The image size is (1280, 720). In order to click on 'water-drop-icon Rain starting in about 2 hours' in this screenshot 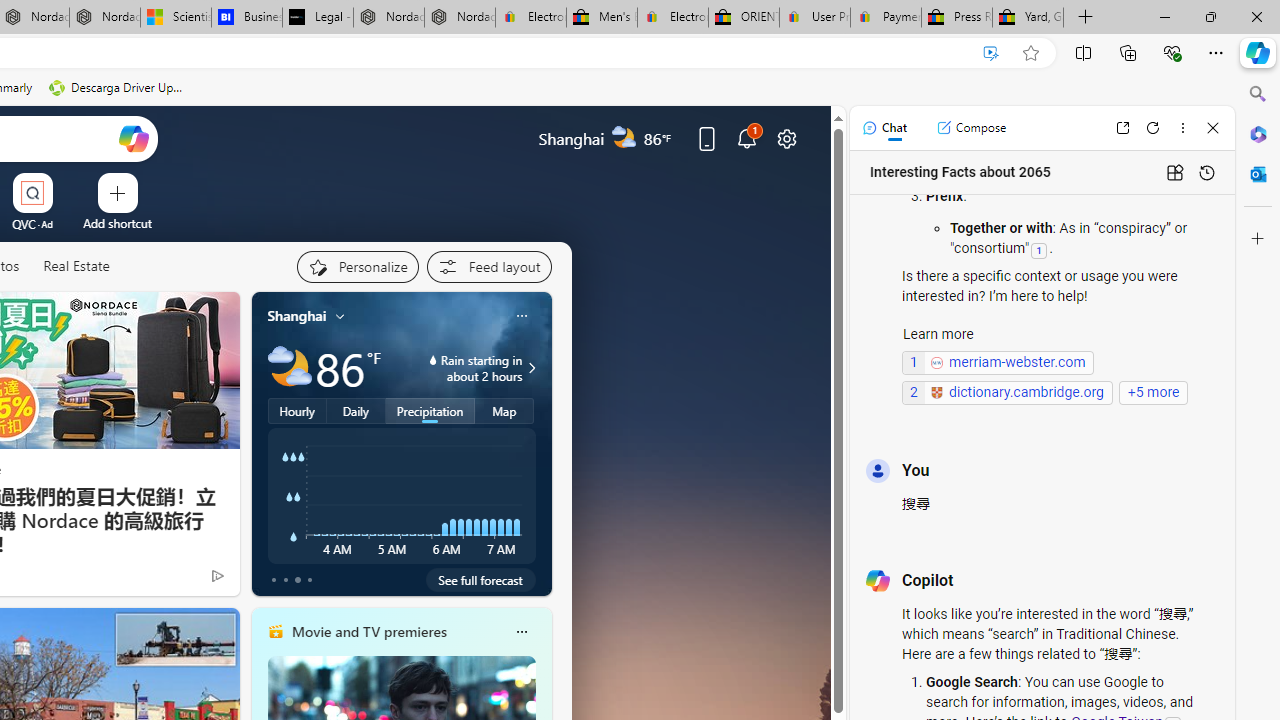, I will do `click(458, 367)`.